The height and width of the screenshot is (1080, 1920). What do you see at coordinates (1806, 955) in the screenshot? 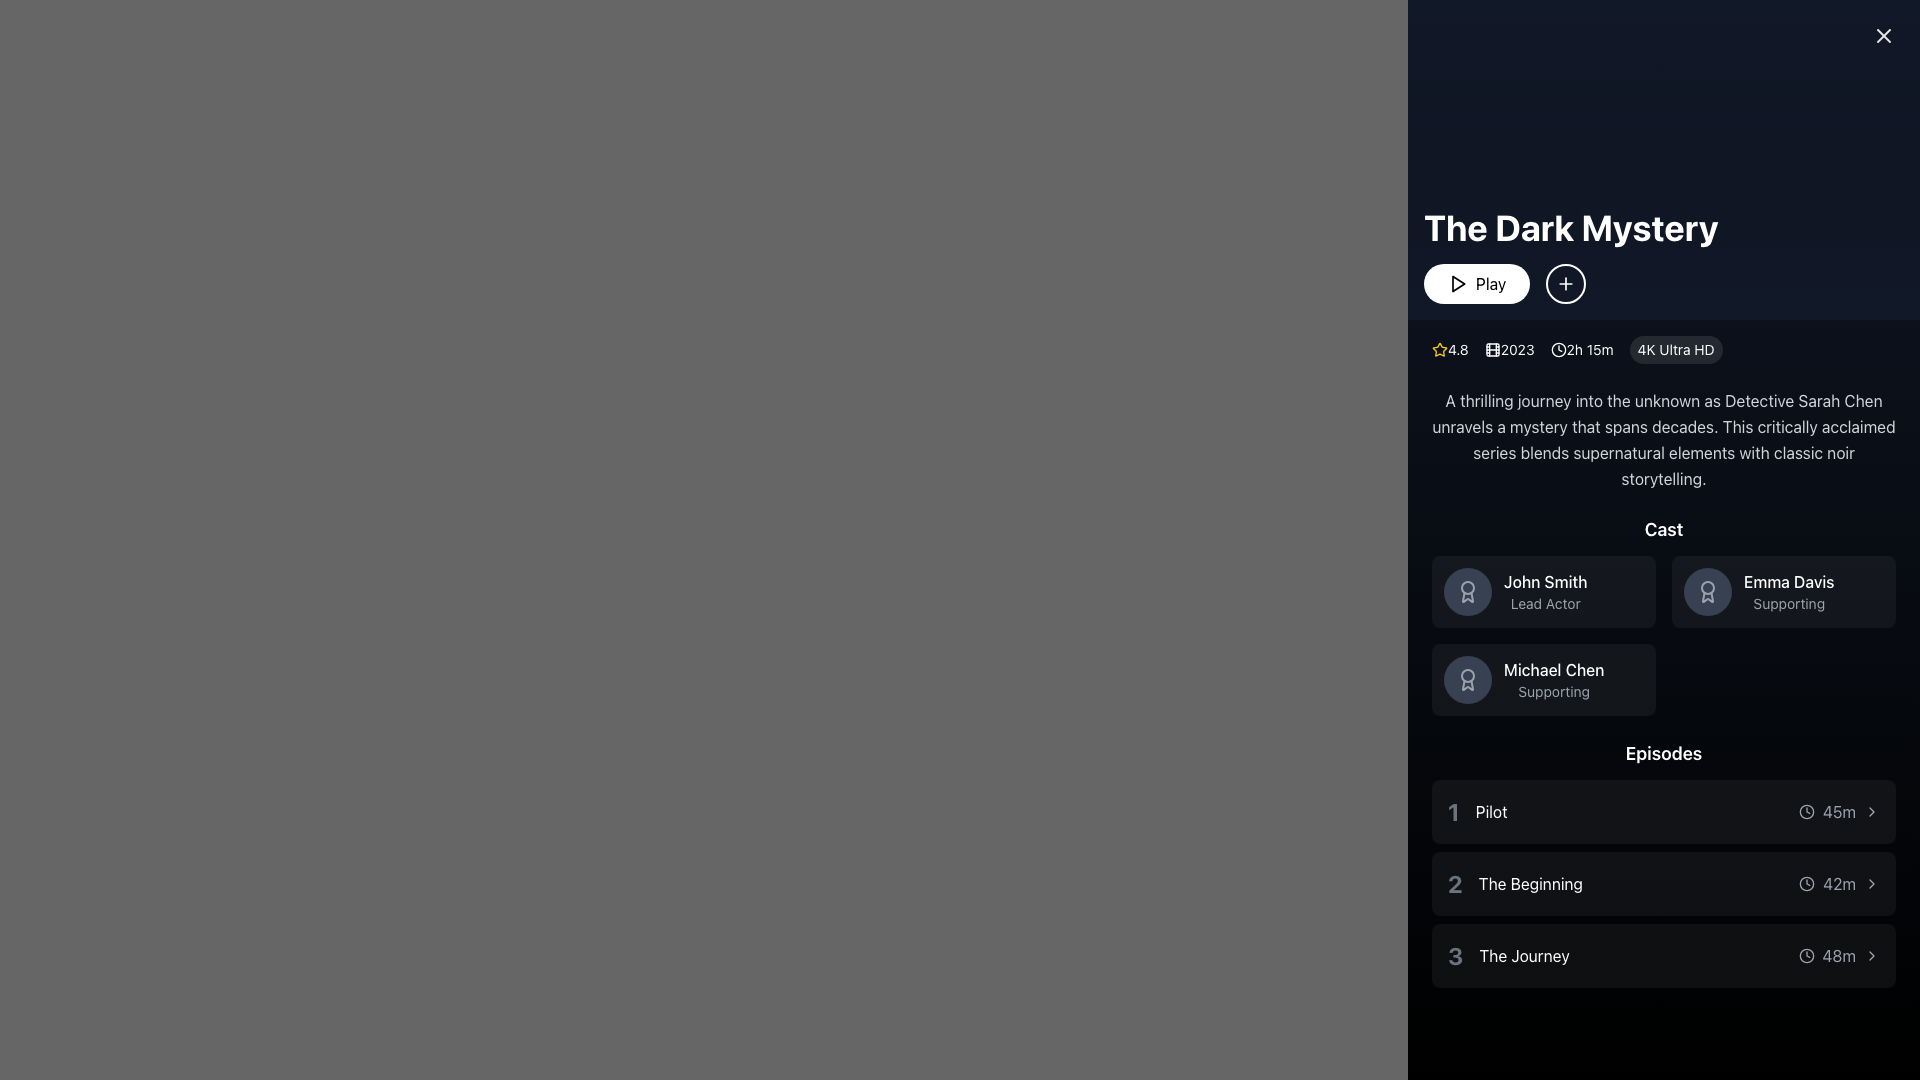
I see `the circular clock icon located to the left of the text '48m' in the episode card labeled 'The Journey'` at bounding box center [1806, 955].